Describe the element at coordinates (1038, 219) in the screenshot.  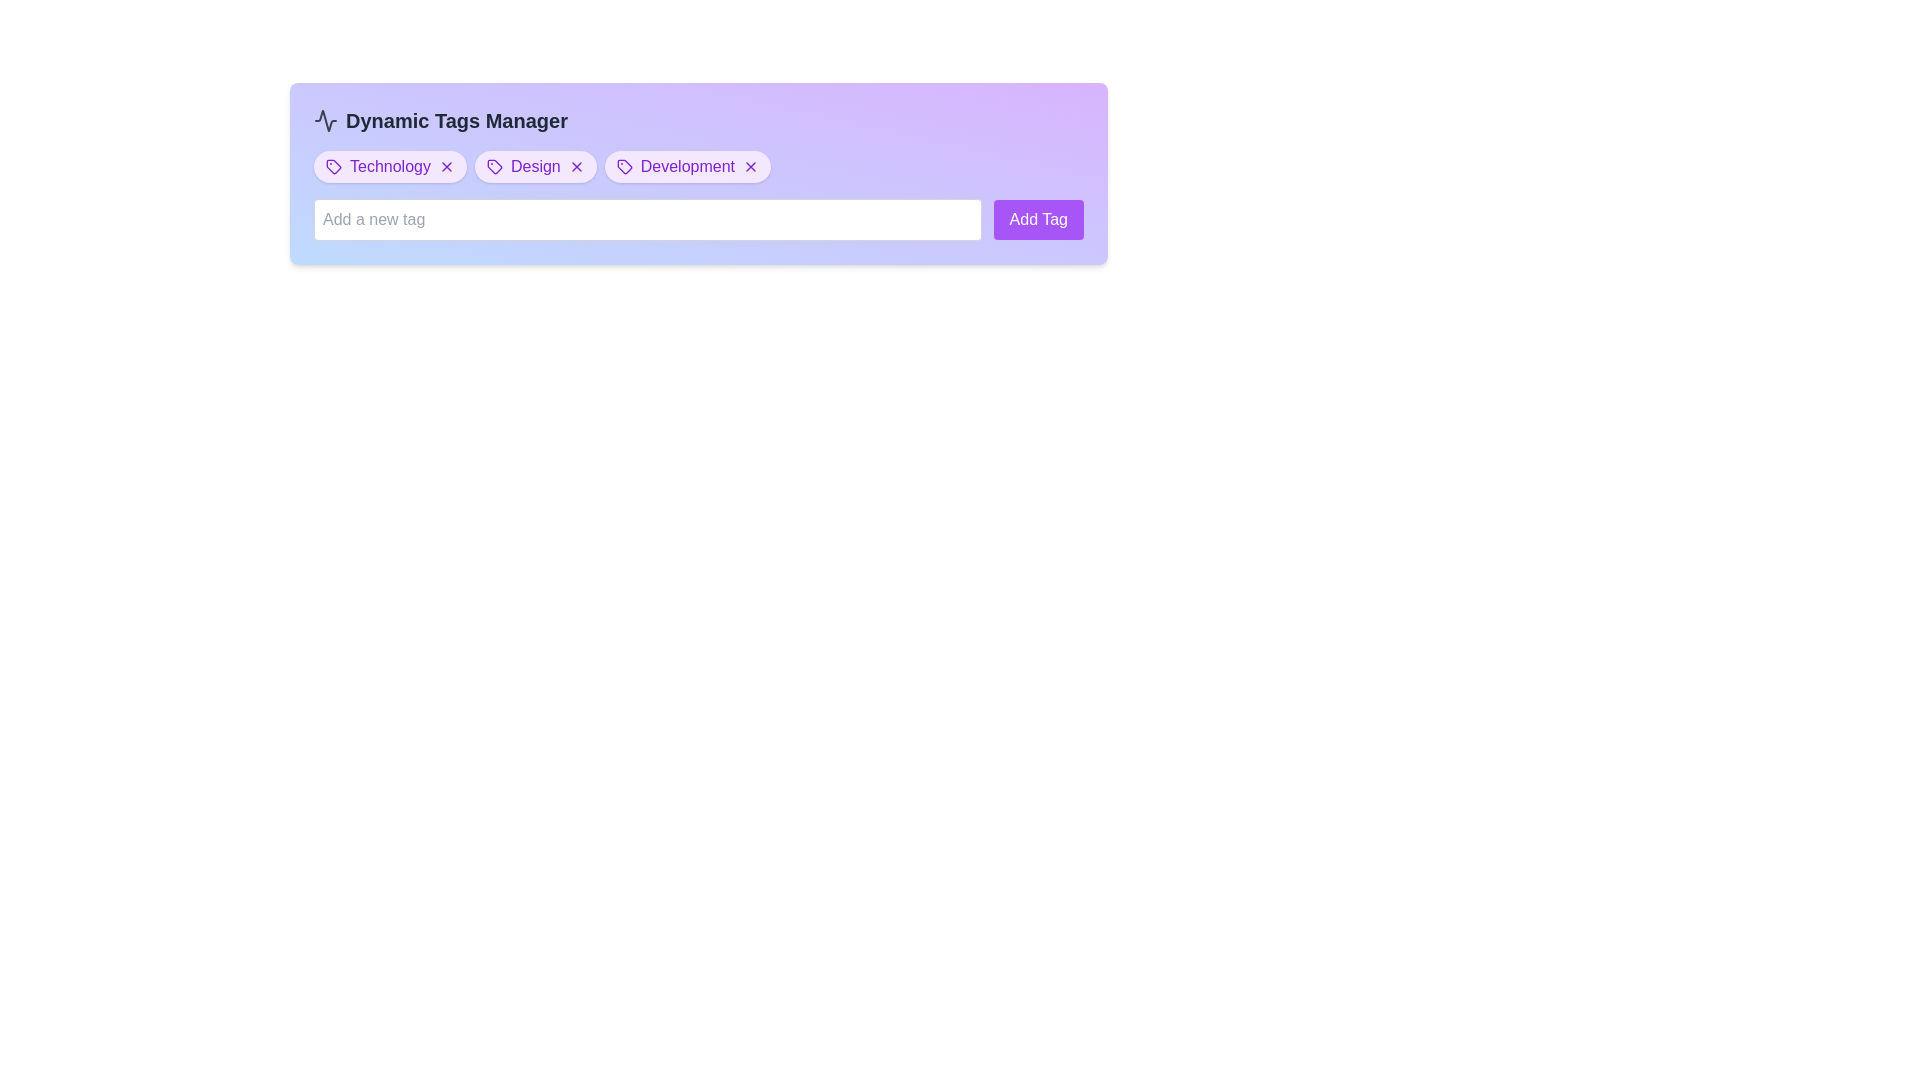
I see `the 'Add Tag' button, which has a rounded rectangular shape with a purple background and white text` at that location.